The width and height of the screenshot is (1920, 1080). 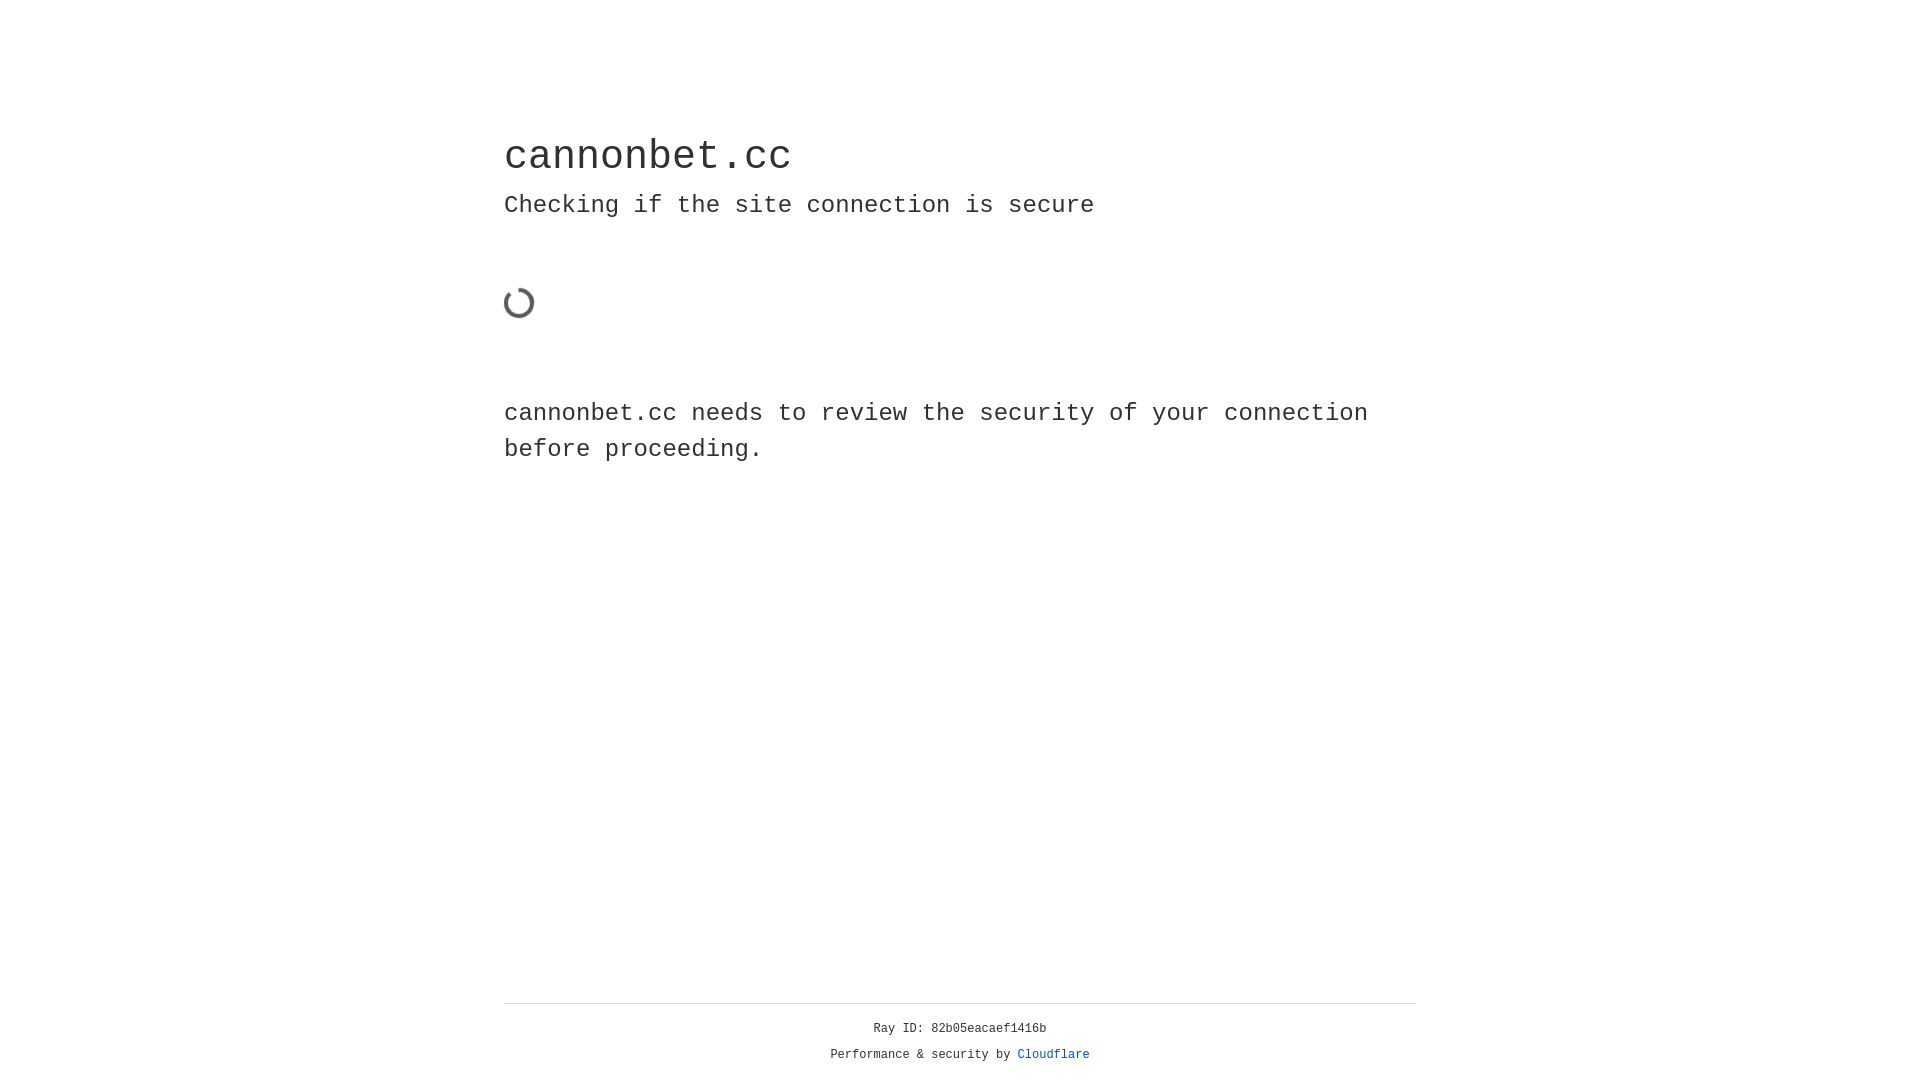 What do you see at coordinates (1053, 1054) in the screenshot?
I see `'Cloudflare'` at bounding box center [1053, 1054].